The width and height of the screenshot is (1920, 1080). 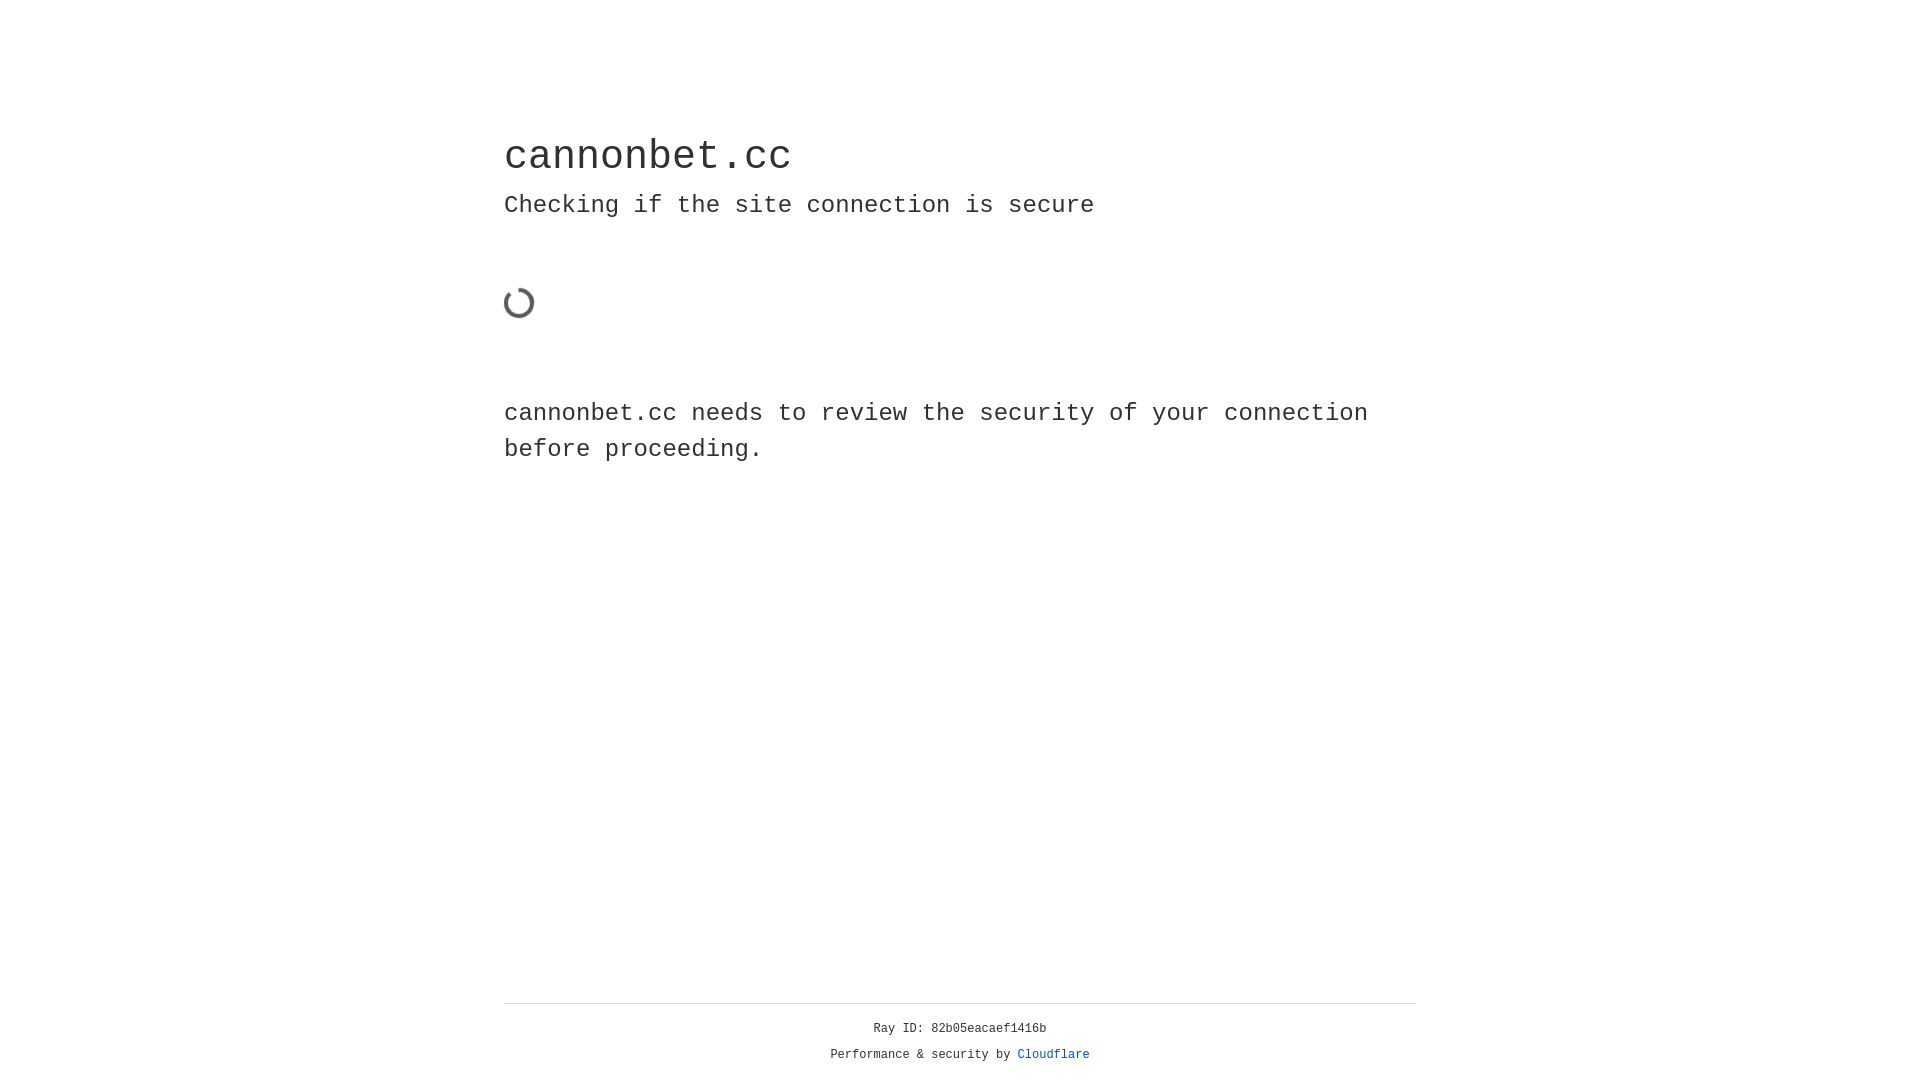 What do you see at coordinates (1053, 1054) in the screenshot?
I see `'Cloudflare'` at bounding box center [1053, 1054].